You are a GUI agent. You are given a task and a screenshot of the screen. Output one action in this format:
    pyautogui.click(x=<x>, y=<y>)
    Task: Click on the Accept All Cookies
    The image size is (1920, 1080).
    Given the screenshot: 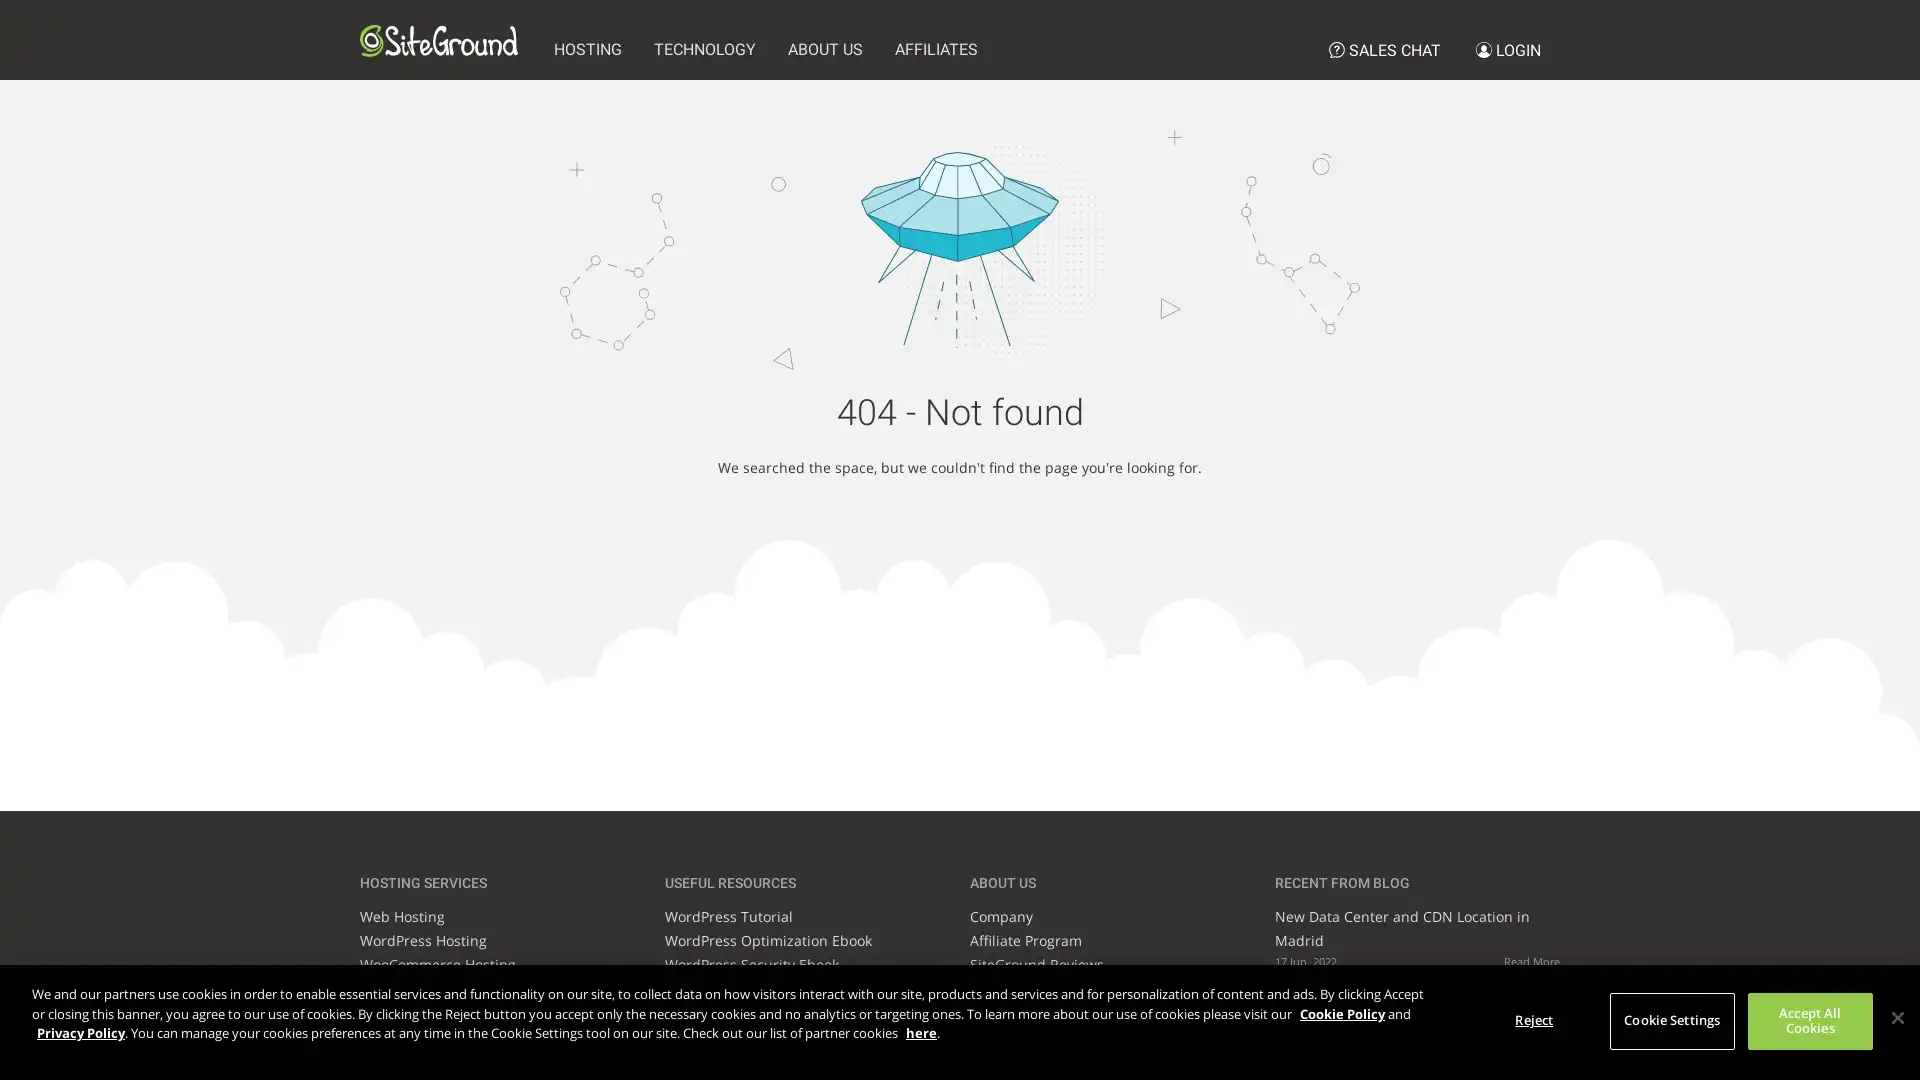 What is the action you would take?
    pyautogui.click(x=1809, y=1020)
    